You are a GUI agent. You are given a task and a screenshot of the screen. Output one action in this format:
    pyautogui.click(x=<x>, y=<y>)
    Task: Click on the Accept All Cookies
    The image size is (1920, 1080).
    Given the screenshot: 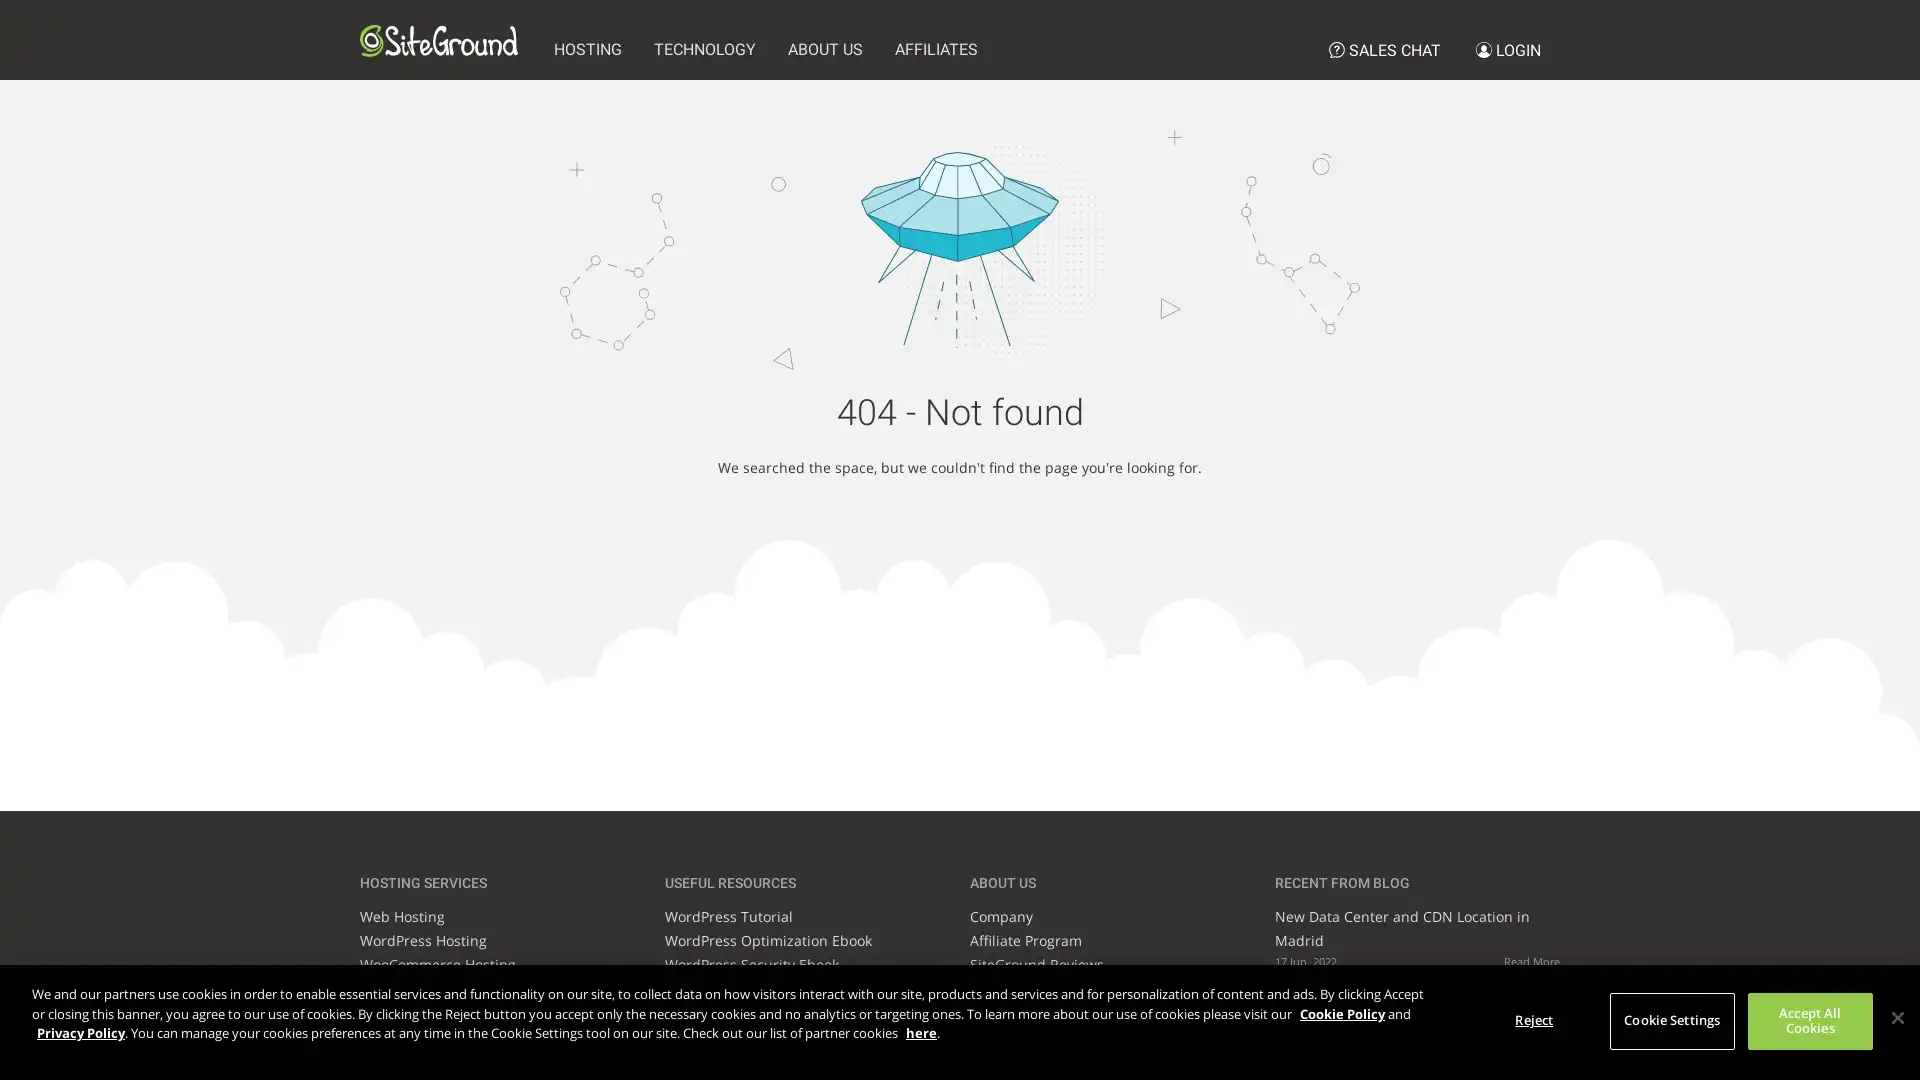 What is the action you would take?
    pyautogui.click(x=1809, y=1020)
    